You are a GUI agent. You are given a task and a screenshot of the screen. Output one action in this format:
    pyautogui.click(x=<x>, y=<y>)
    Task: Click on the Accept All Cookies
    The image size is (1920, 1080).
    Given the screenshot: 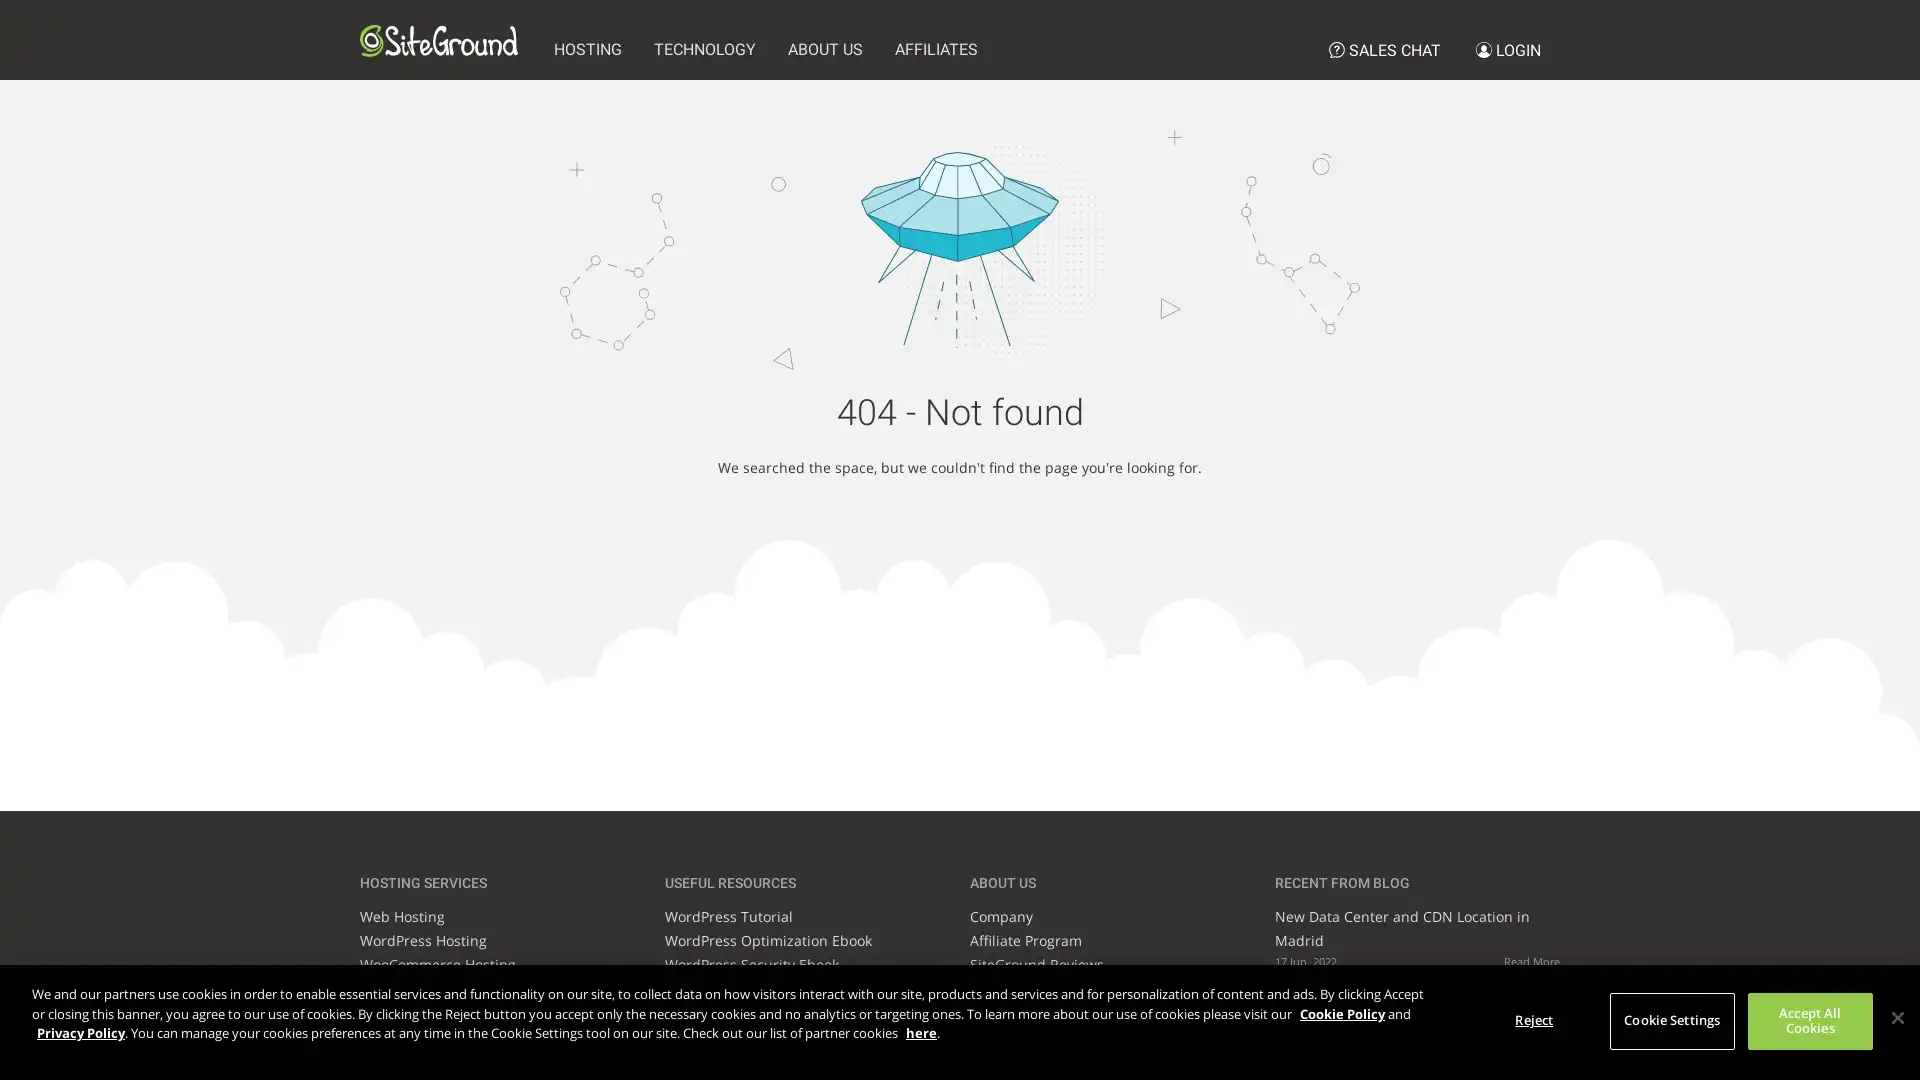 What is the action you would take?
    pyautogui.click(x=1809, y=1020)
    